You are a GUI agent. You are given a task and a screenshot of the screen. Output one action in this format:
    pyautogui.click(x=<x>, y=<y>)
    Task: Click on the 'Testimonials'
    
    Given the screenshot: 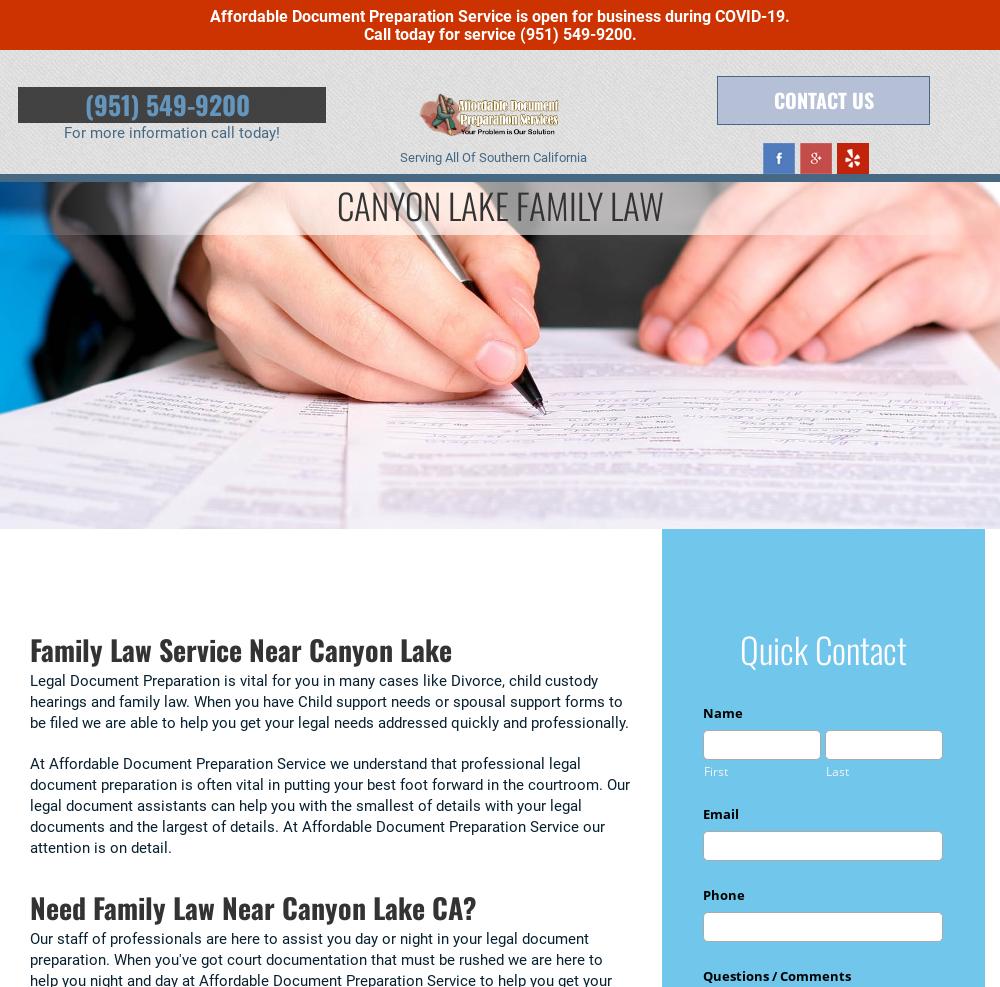 What is the action you would take?
    pyautogui.click(x=532, y=146)
    